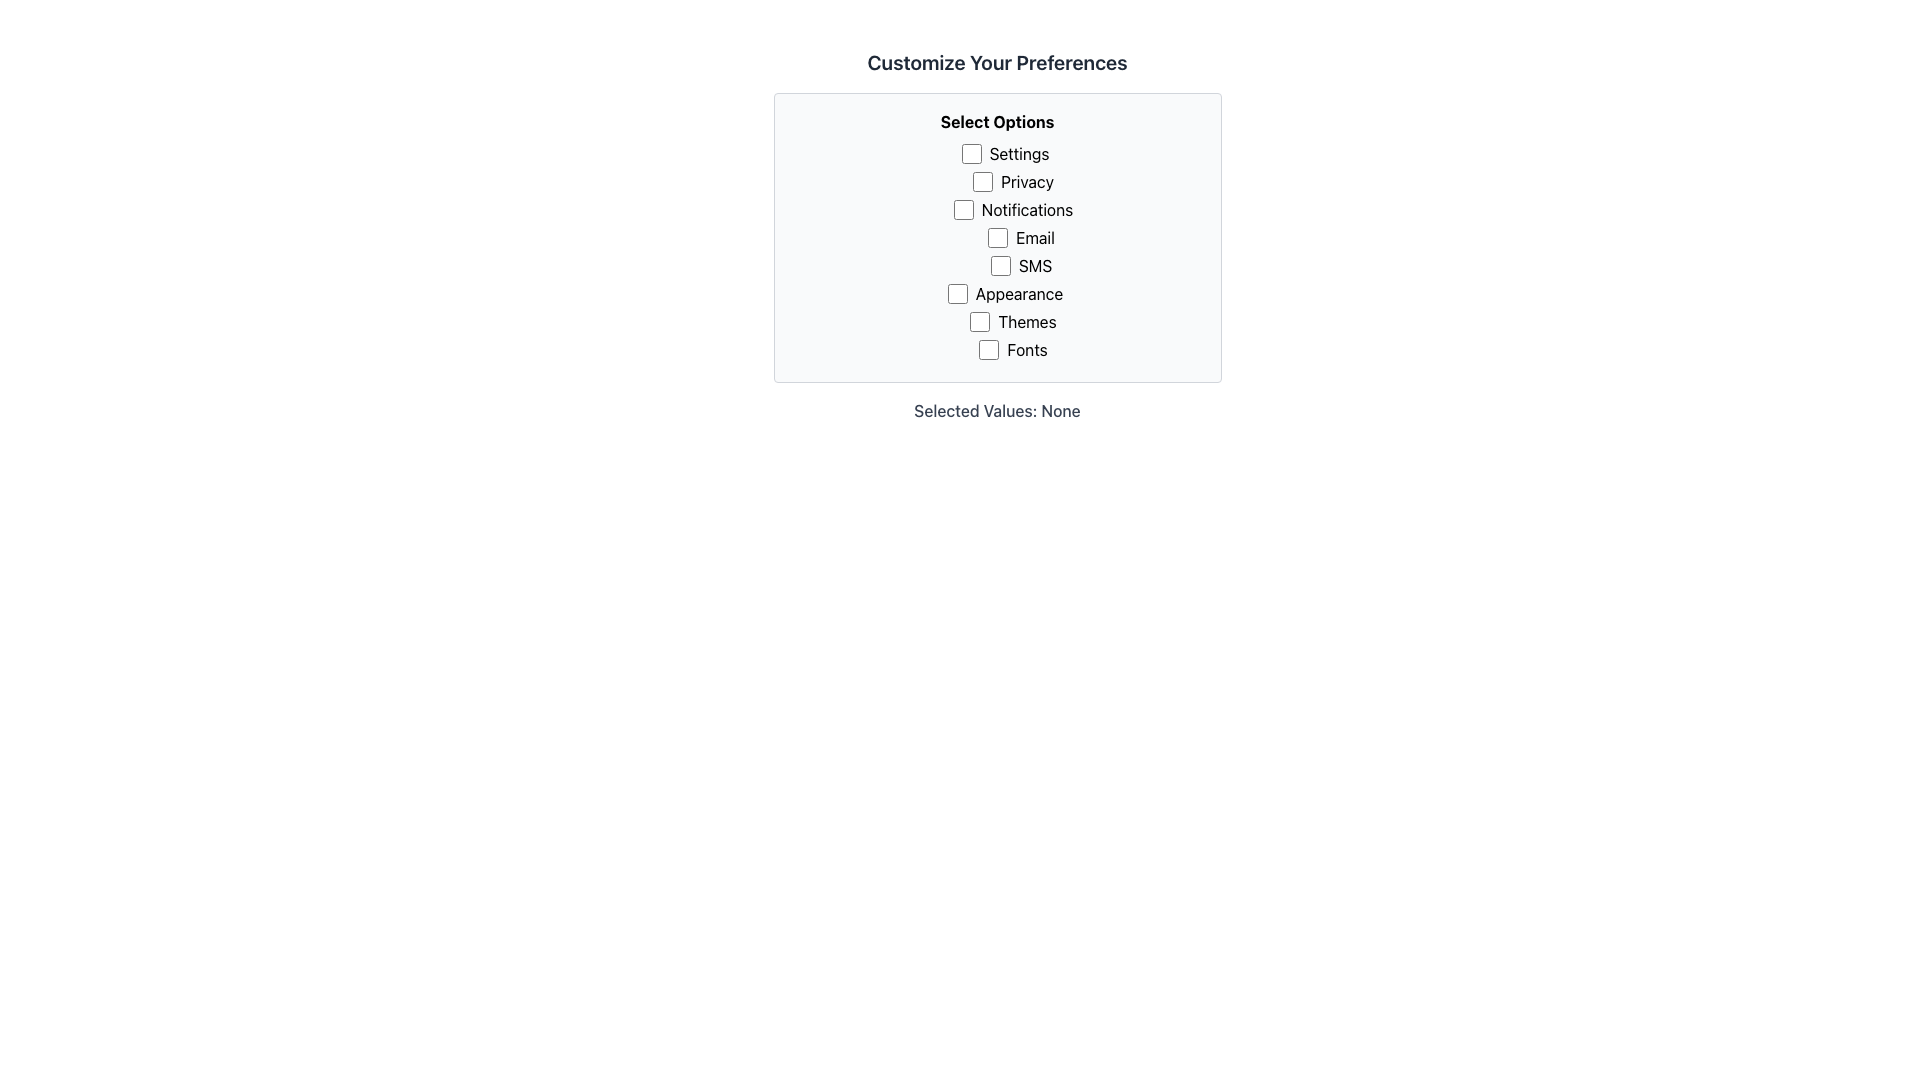  What do you see at coordinates (1013, 320) in the screenshot?
I see `the Text Label that labels the checkbox for the 'Themes' option located in the 'Appearance' section, which is positioned to the right of the corresponding checkbox` at bounding box center [1013, 320].